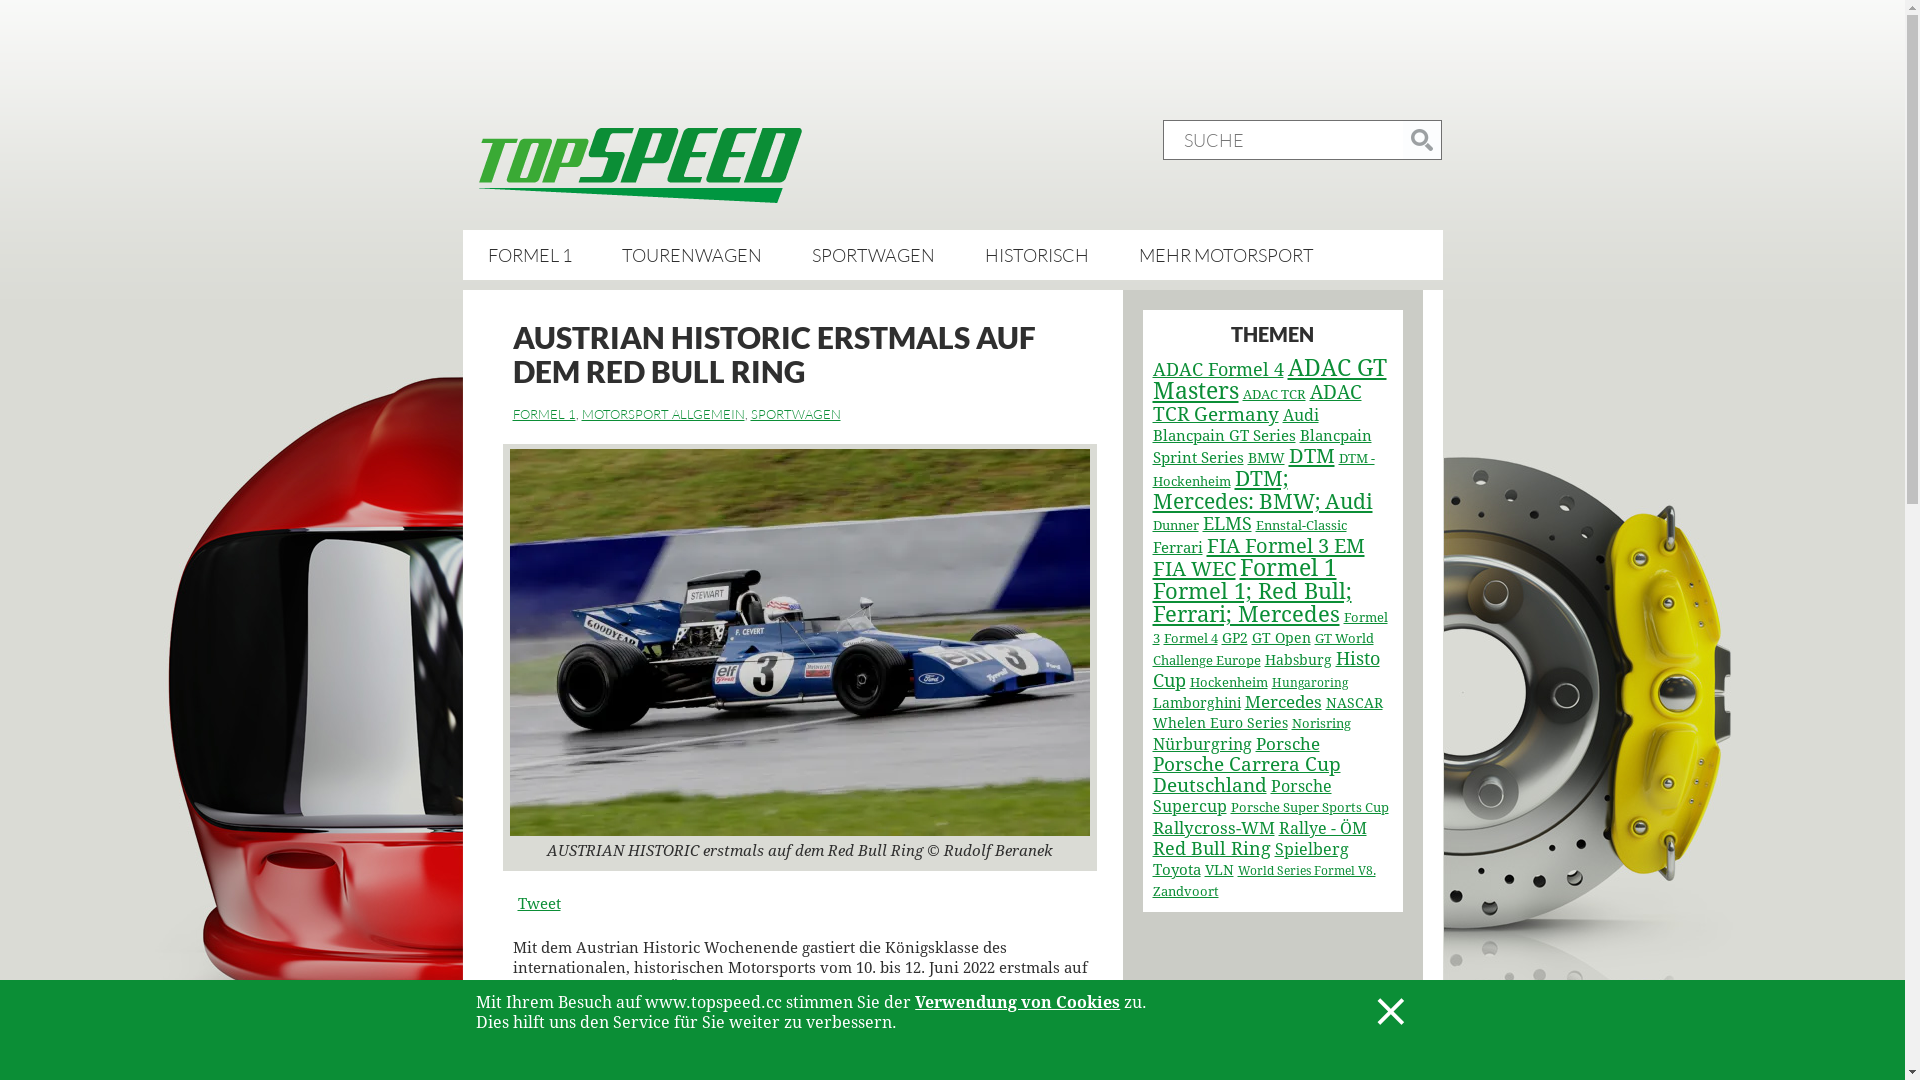 The height and width of the screenshot is (1080, 1920). Describe the element at coordinates (1264, 670) in the screenshot. I see `'Histo Cup'` at that location.